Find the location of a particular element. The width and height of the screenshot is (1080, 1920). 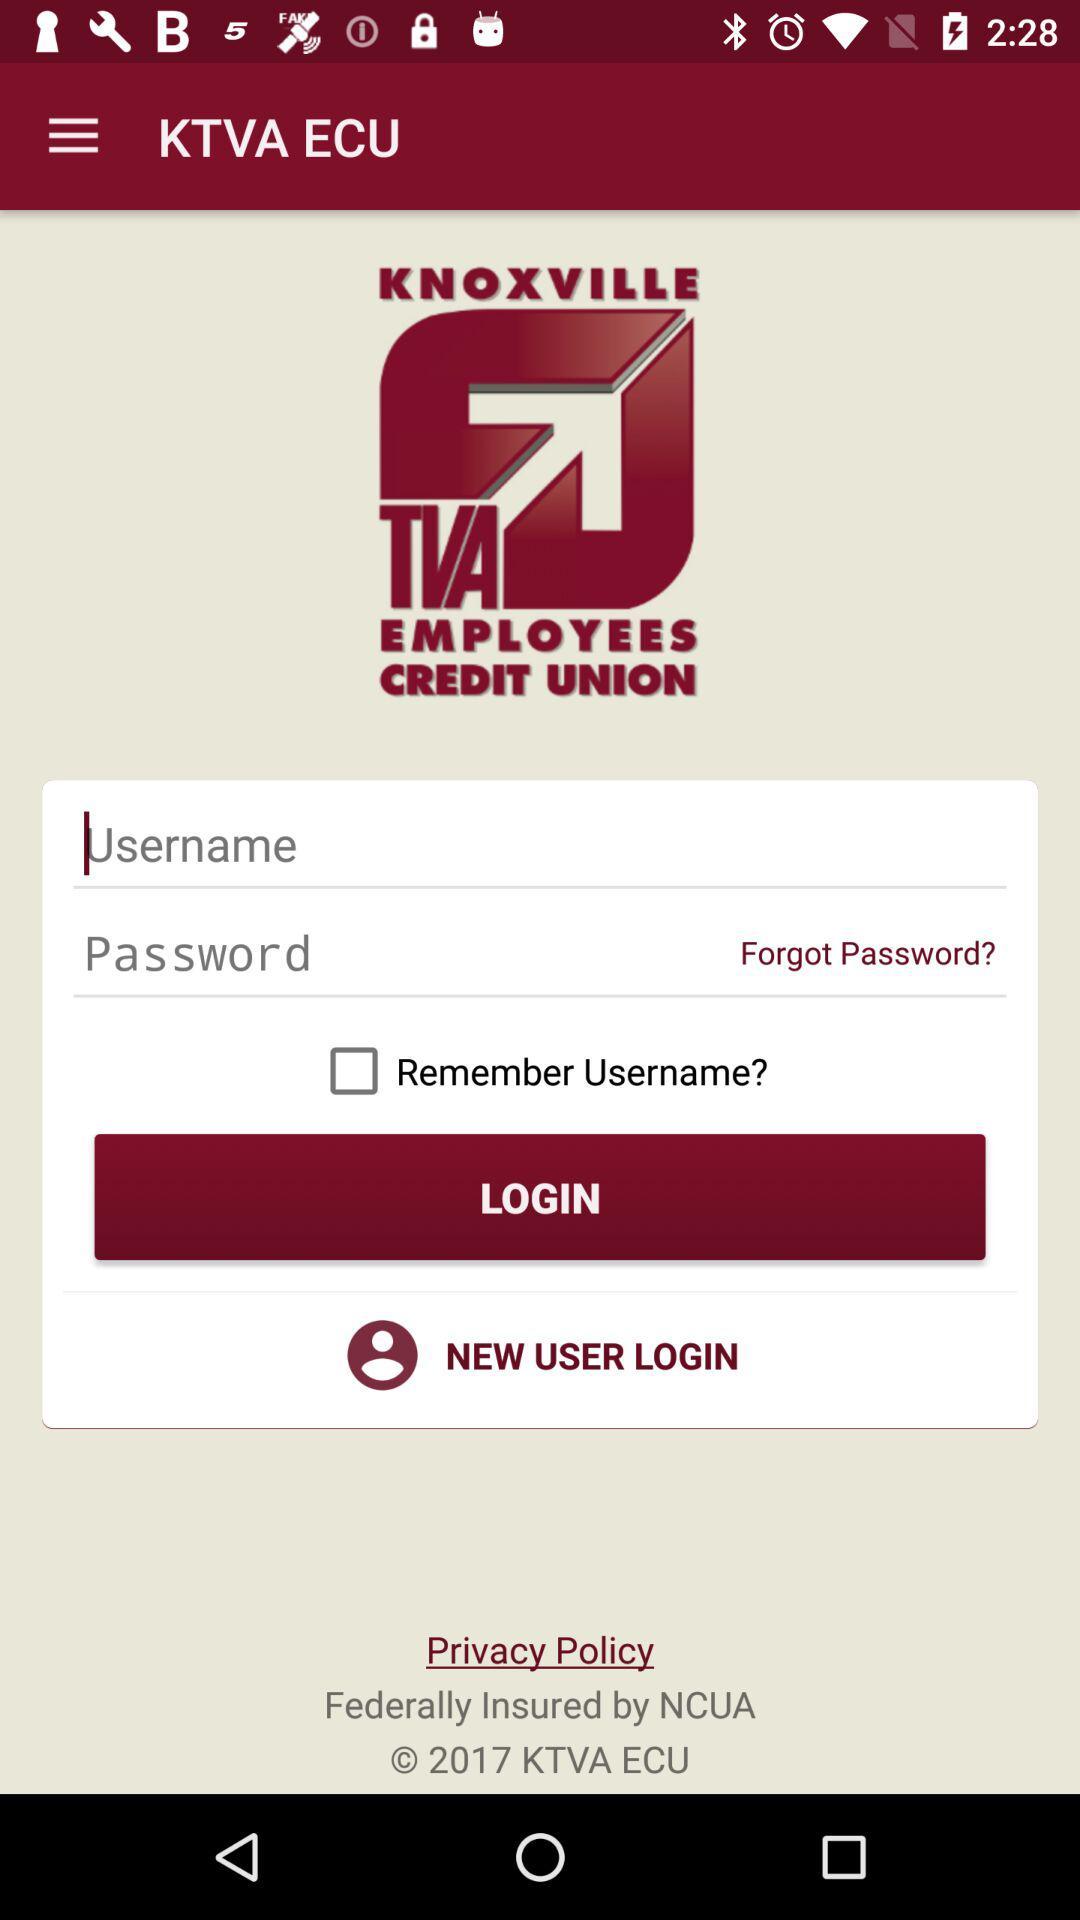

the forgot password? item is located at coordinates (867, 951).